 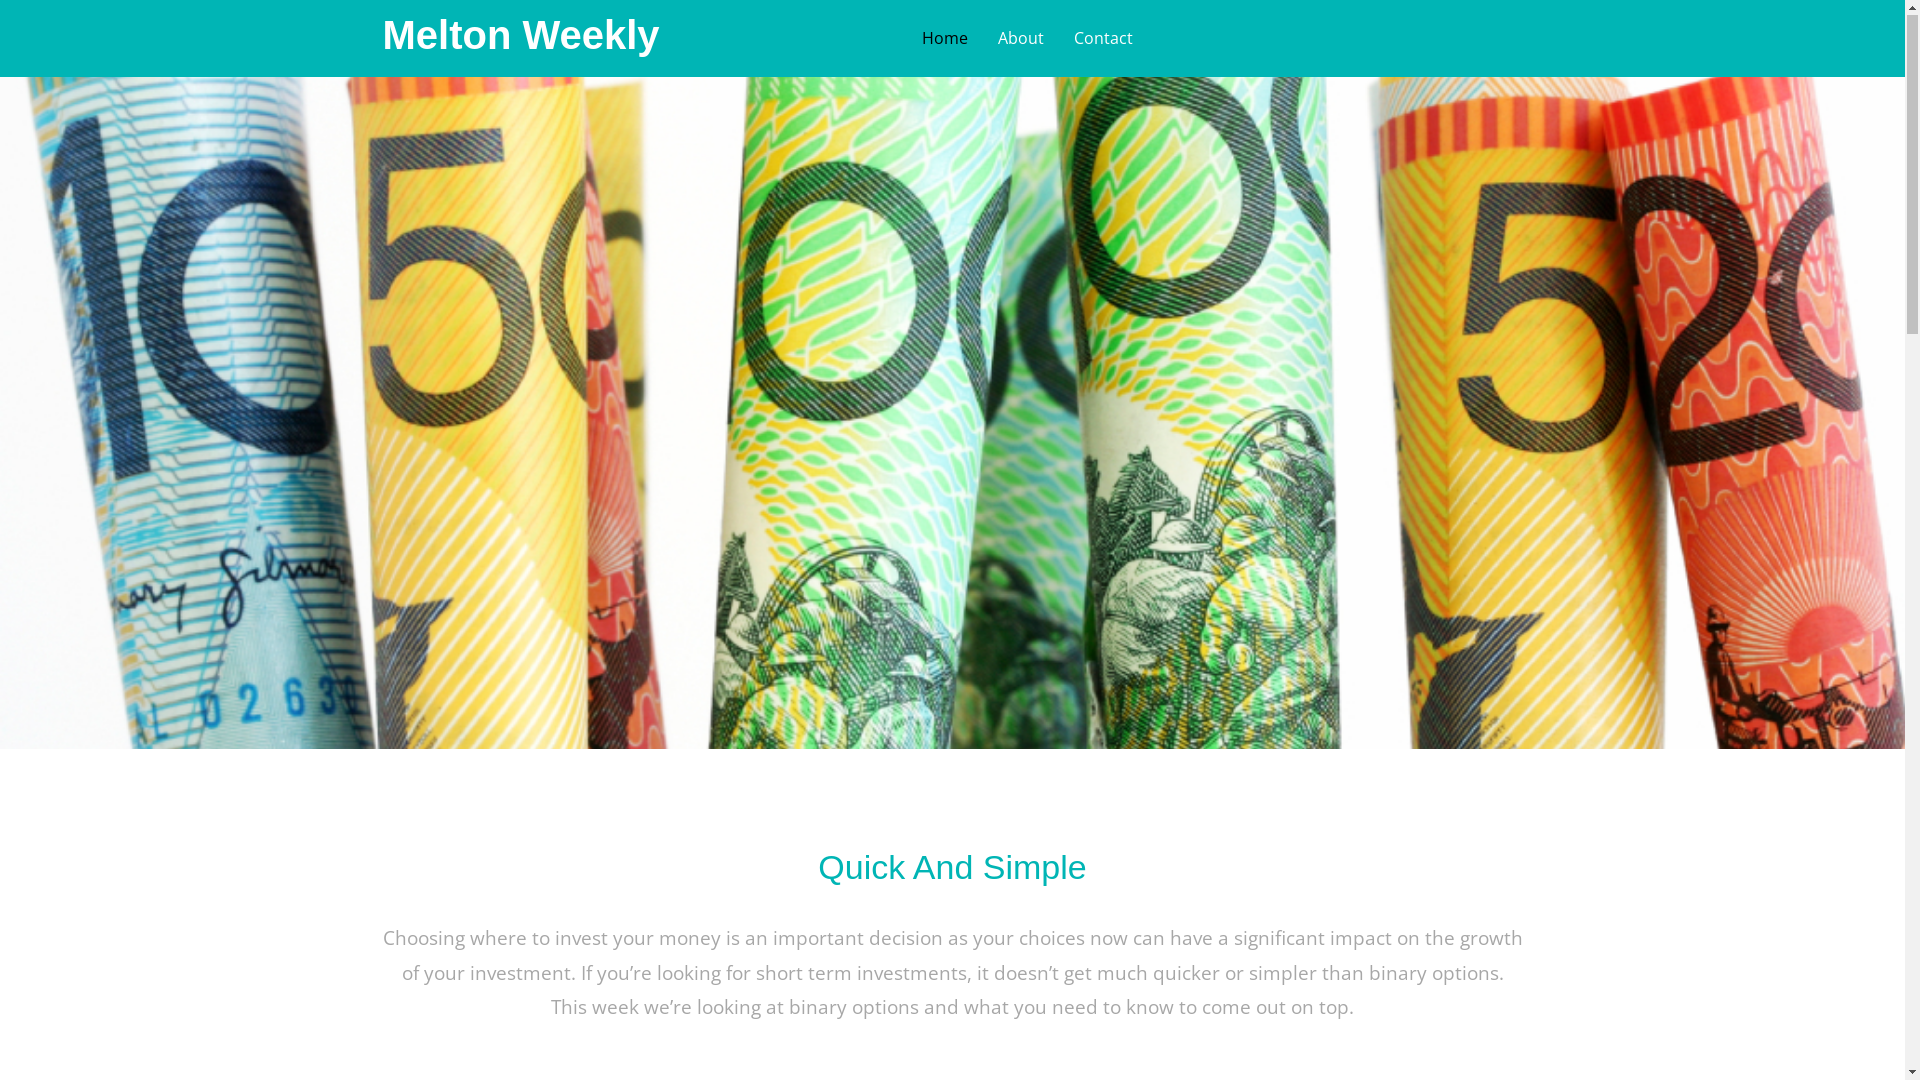 I want to click on 'About', so click(x=1021, y=38).